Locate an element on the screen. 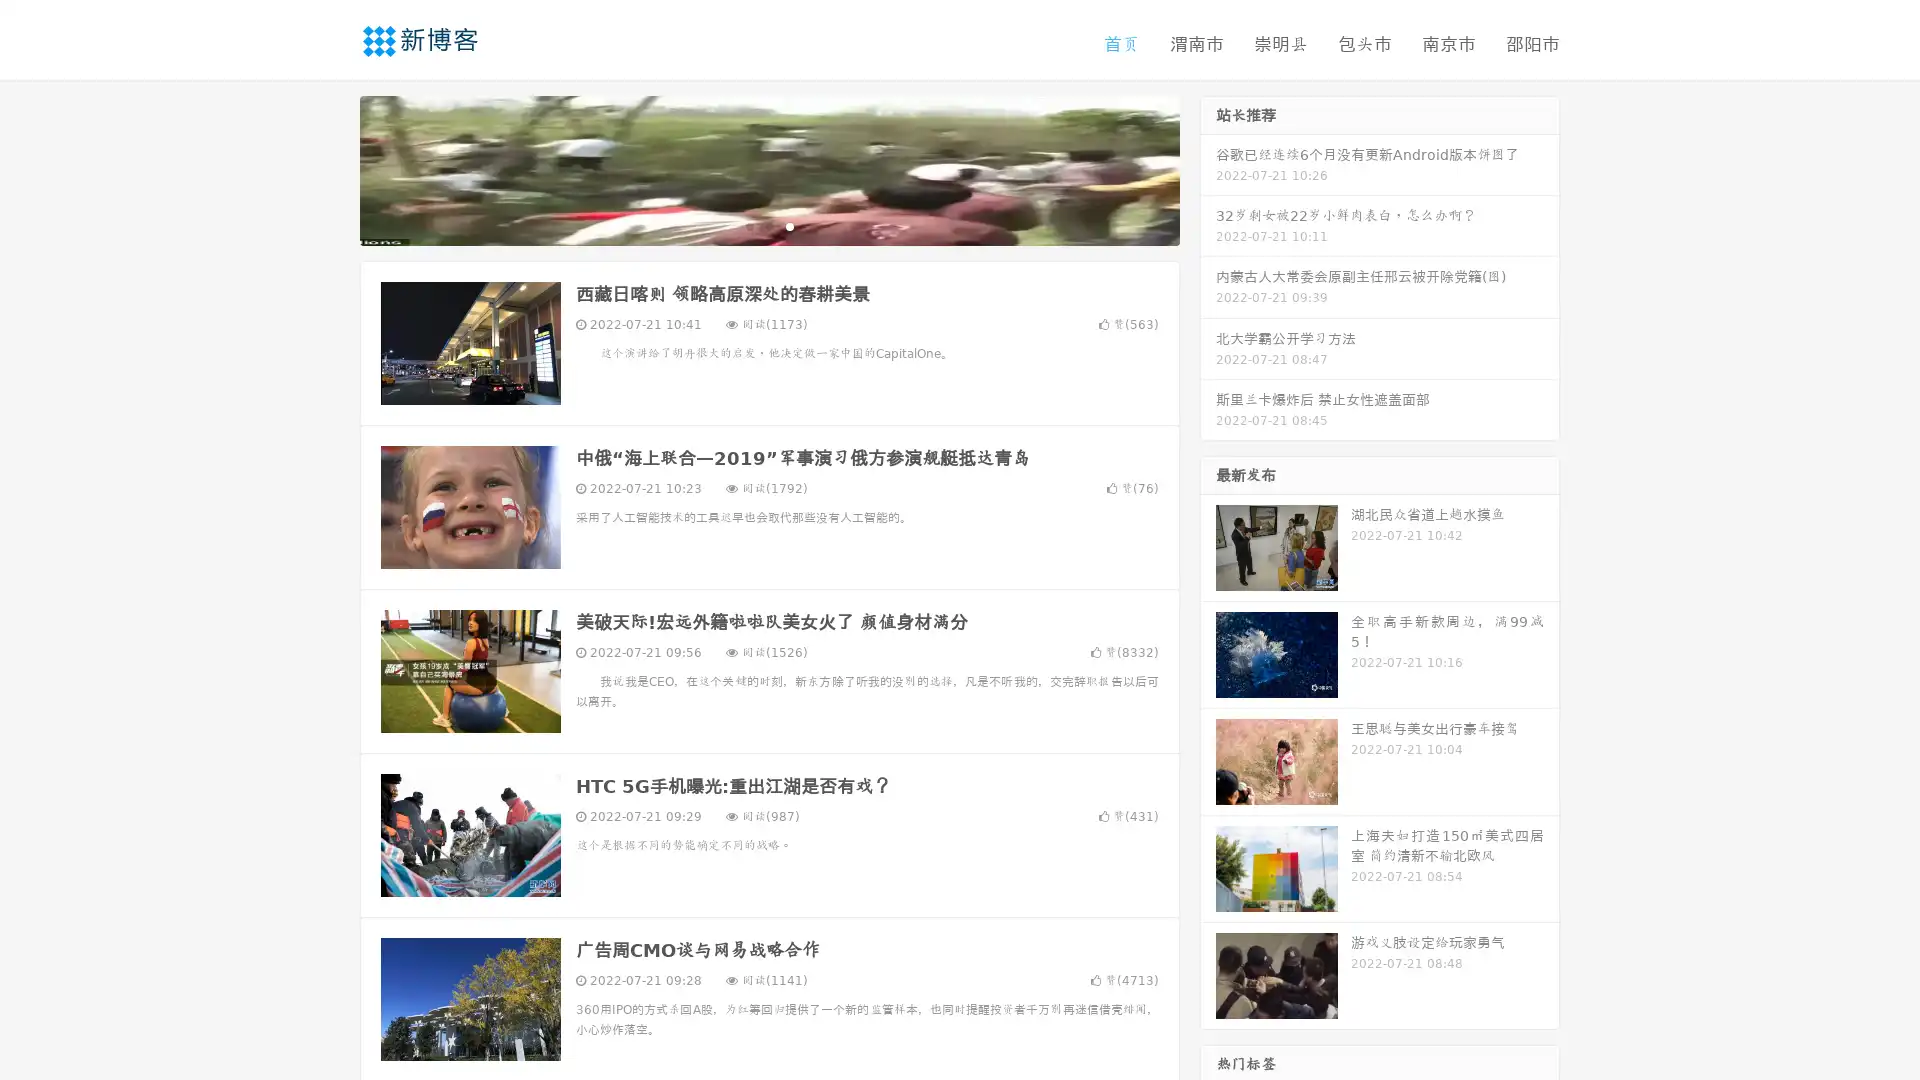 The height and width of the screenshot is (1080, 1920). Go to slide 2 is located at coordinates (768, 225).